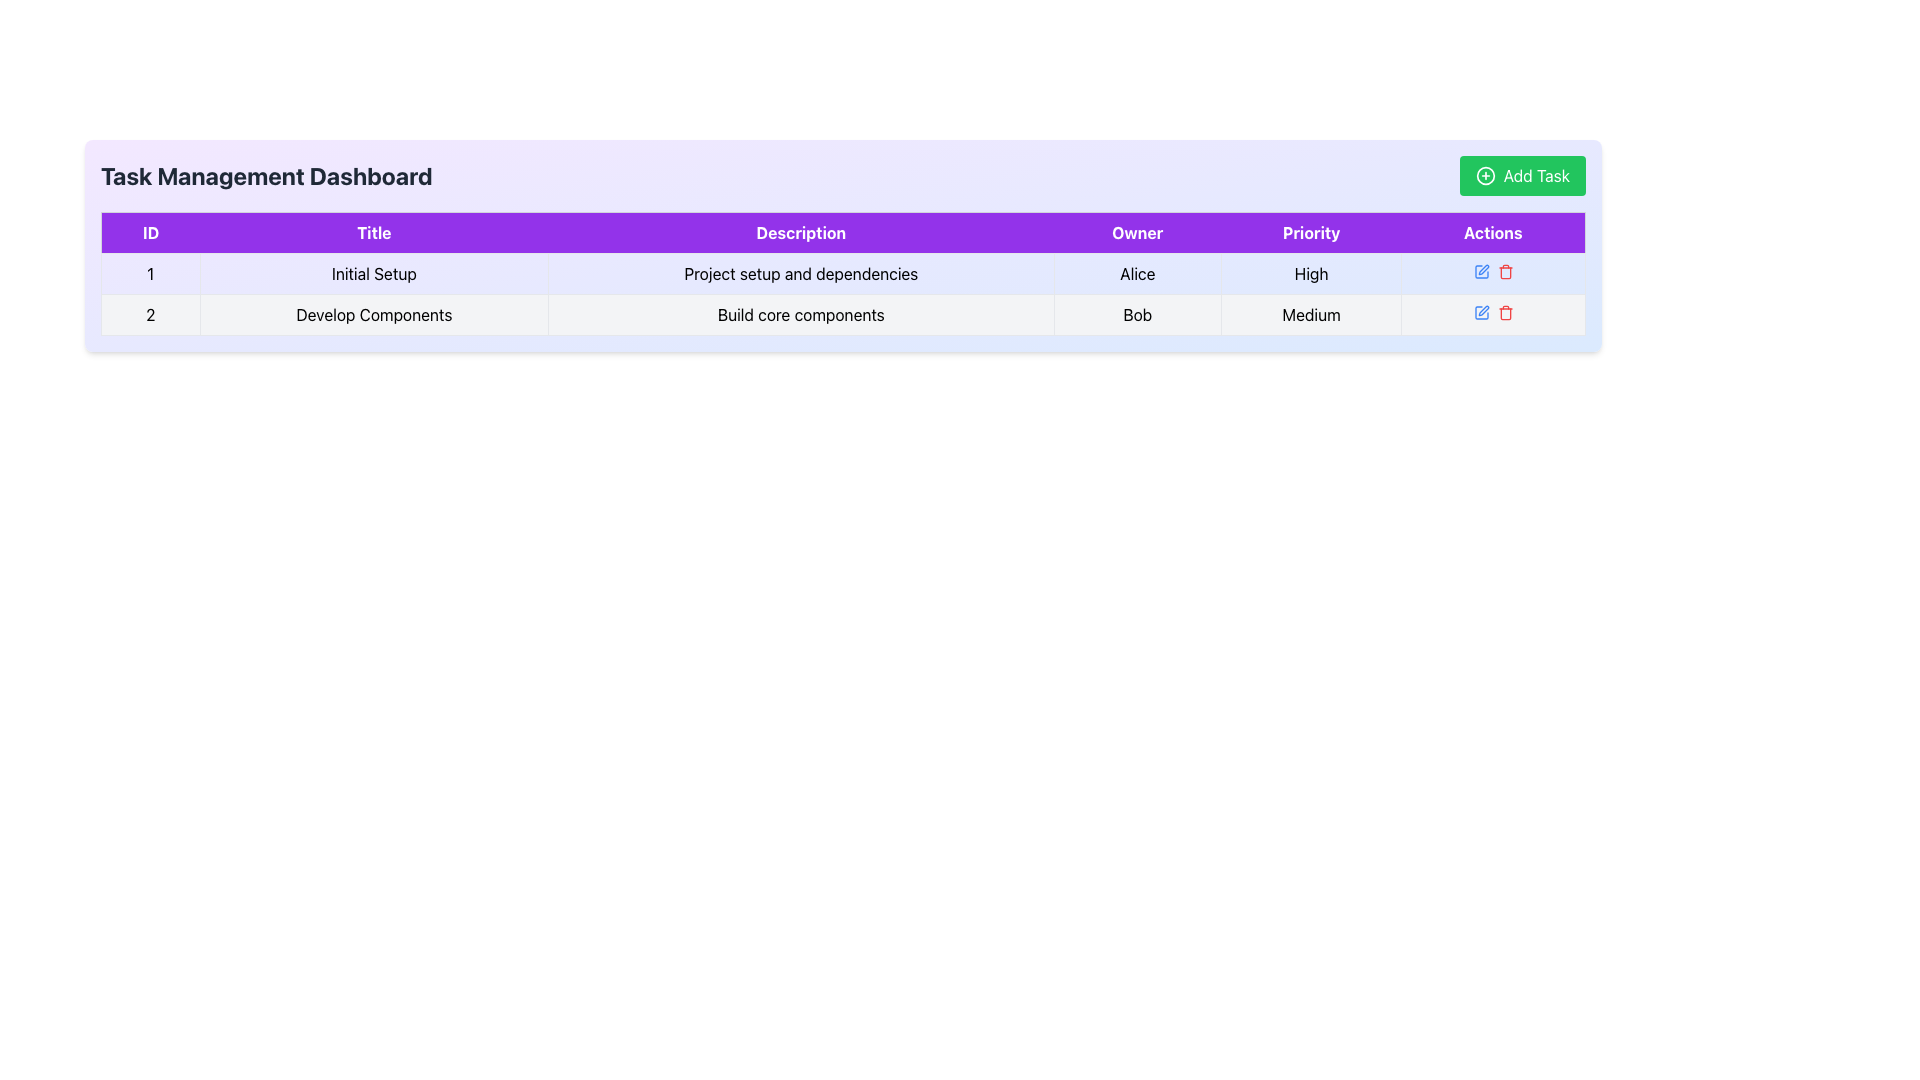 This screenshot has width=1920, height=1080. What do you see at coordinates (374, 315) in the screenshot?
I see `on the table cell containing the task title 'Develop Components', which is the second cell in the second row of the table` at bounding box center [374, 315].